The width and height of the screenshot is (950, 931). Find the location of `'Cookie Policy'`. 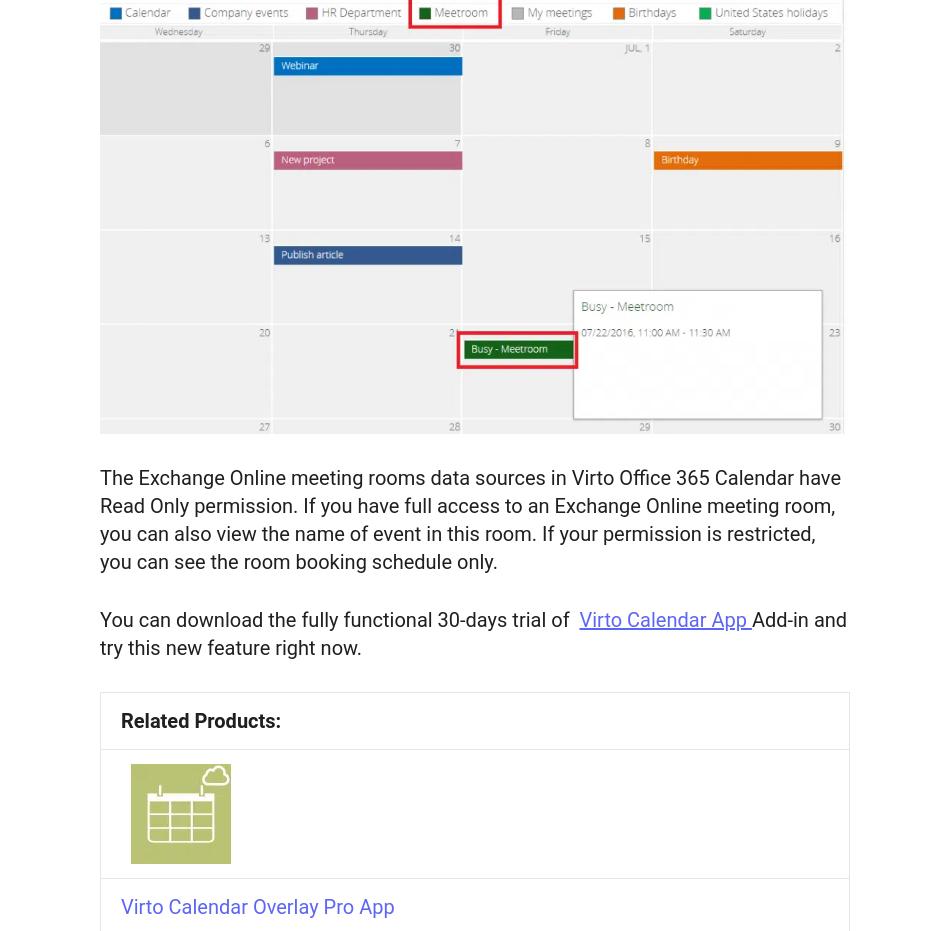

'Cookie Policy' is located at coordinates (106, 128).